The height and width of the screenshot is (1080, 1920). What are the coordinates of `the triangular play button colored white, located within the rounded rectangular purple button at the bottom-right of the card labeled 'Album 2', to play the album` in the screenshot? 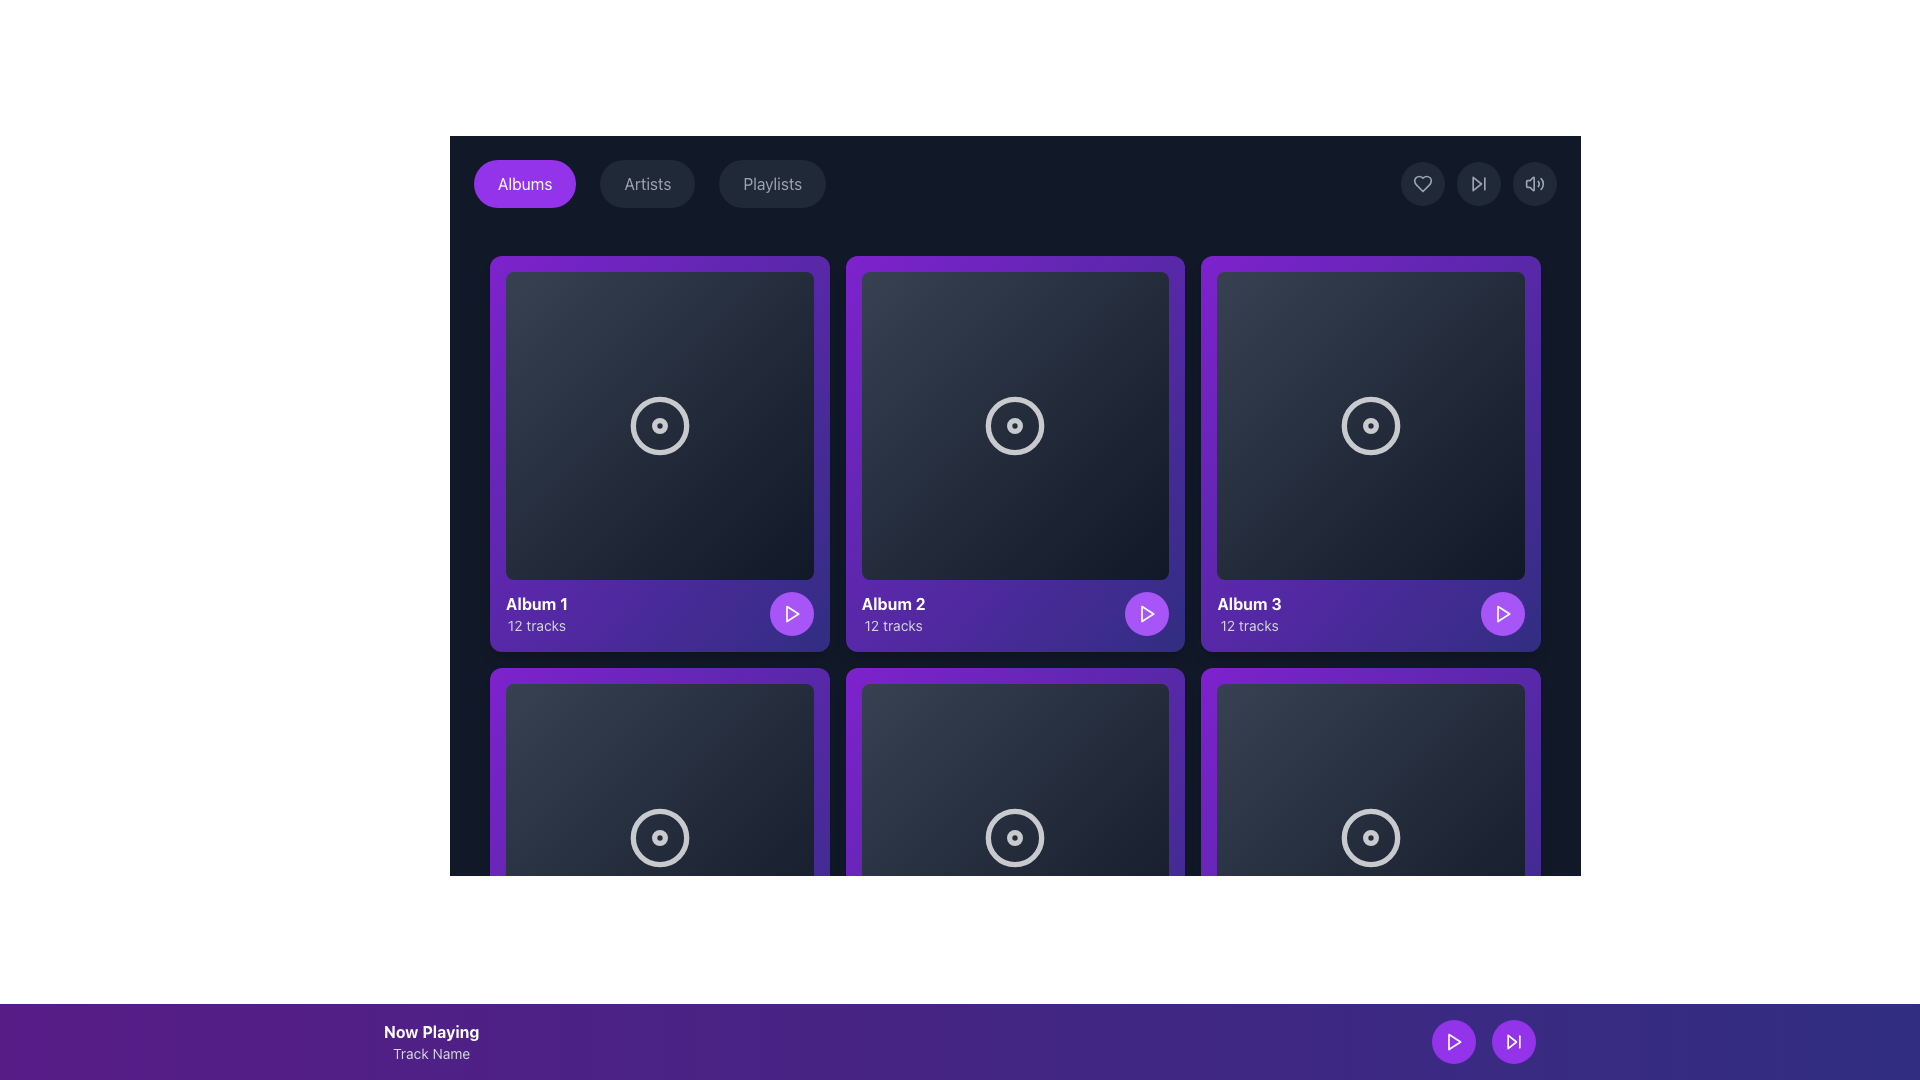 It's located at (791, 612).